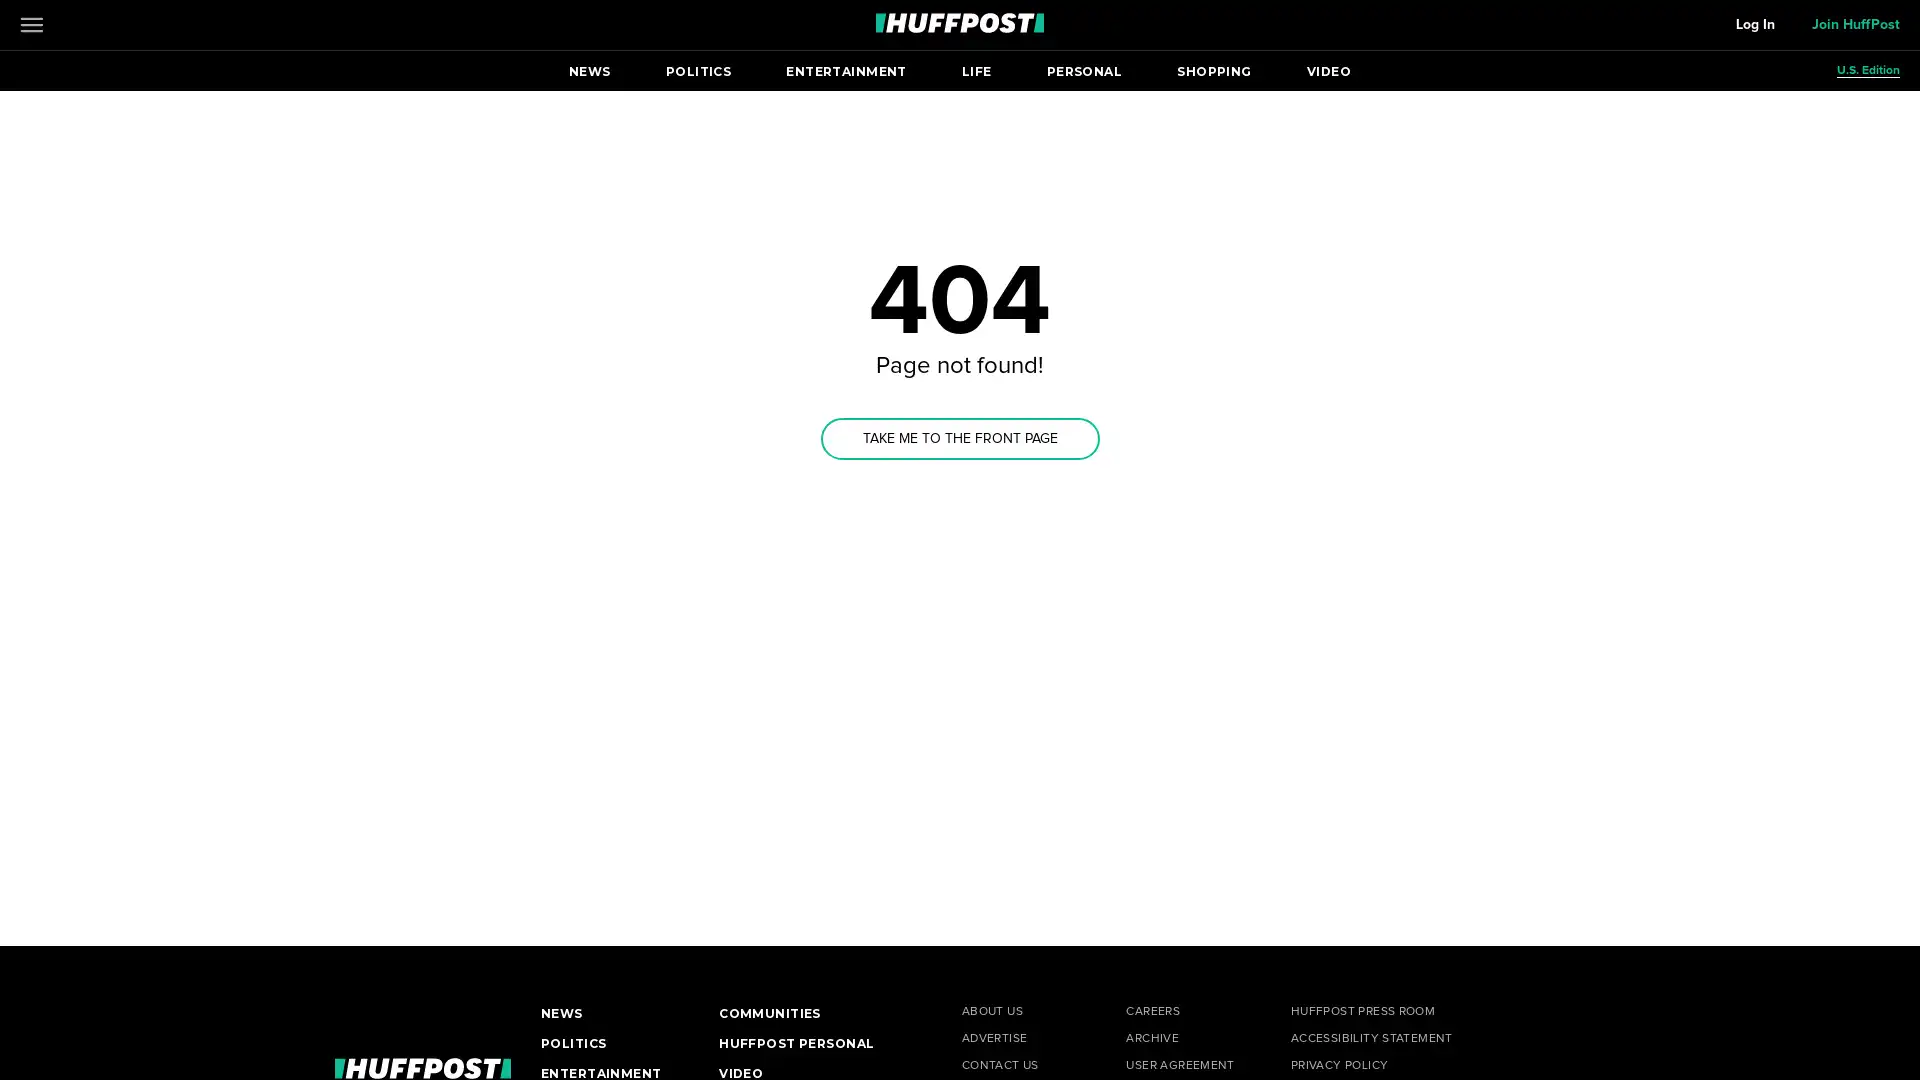 This screenshot has height=1080, width=1920. What do you see at coordinates (960, 24) in the screenshot?
I see `Go to HuffPost News` at bounding box center [960, 24].